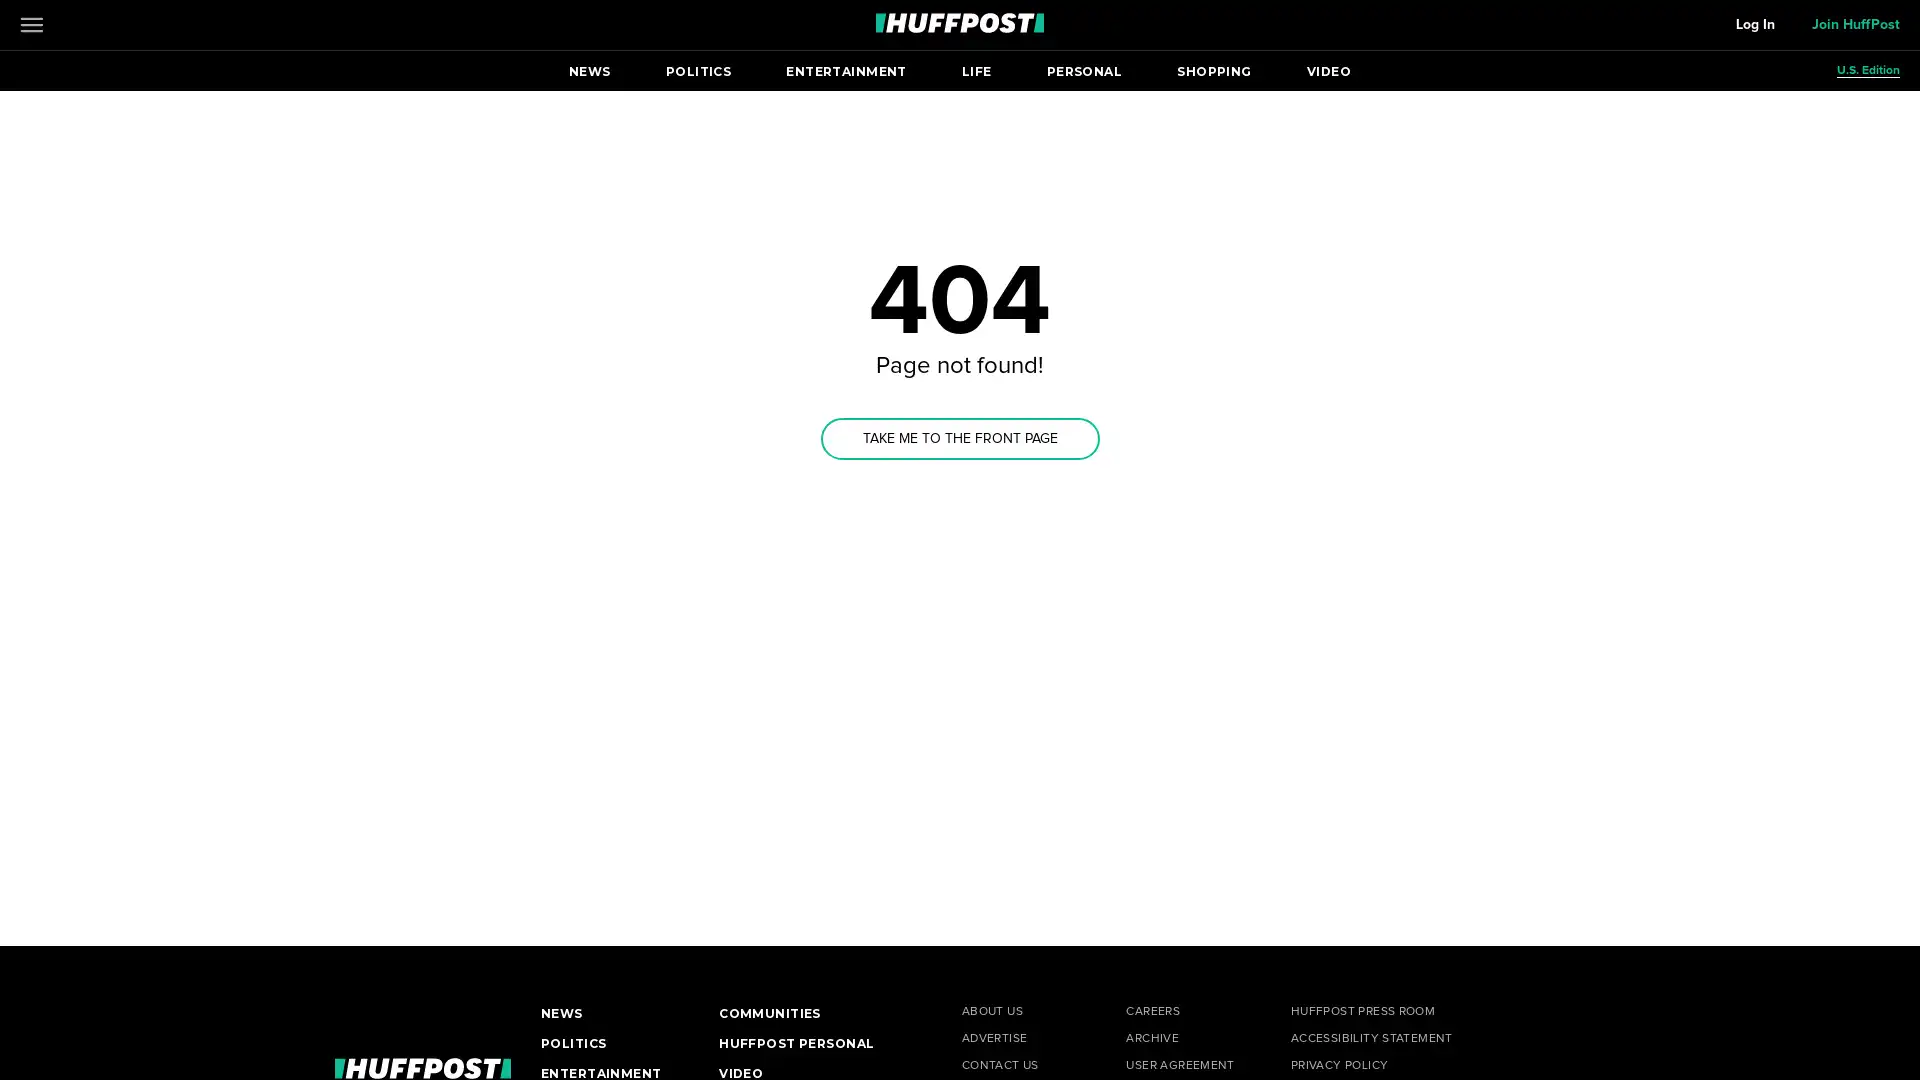 This screenshot has height=1080, width=1920. What do you see at coordinates (960, 24) in the screenshot?
I see `Go to HuffPost News` at bounding box center [960, 24].